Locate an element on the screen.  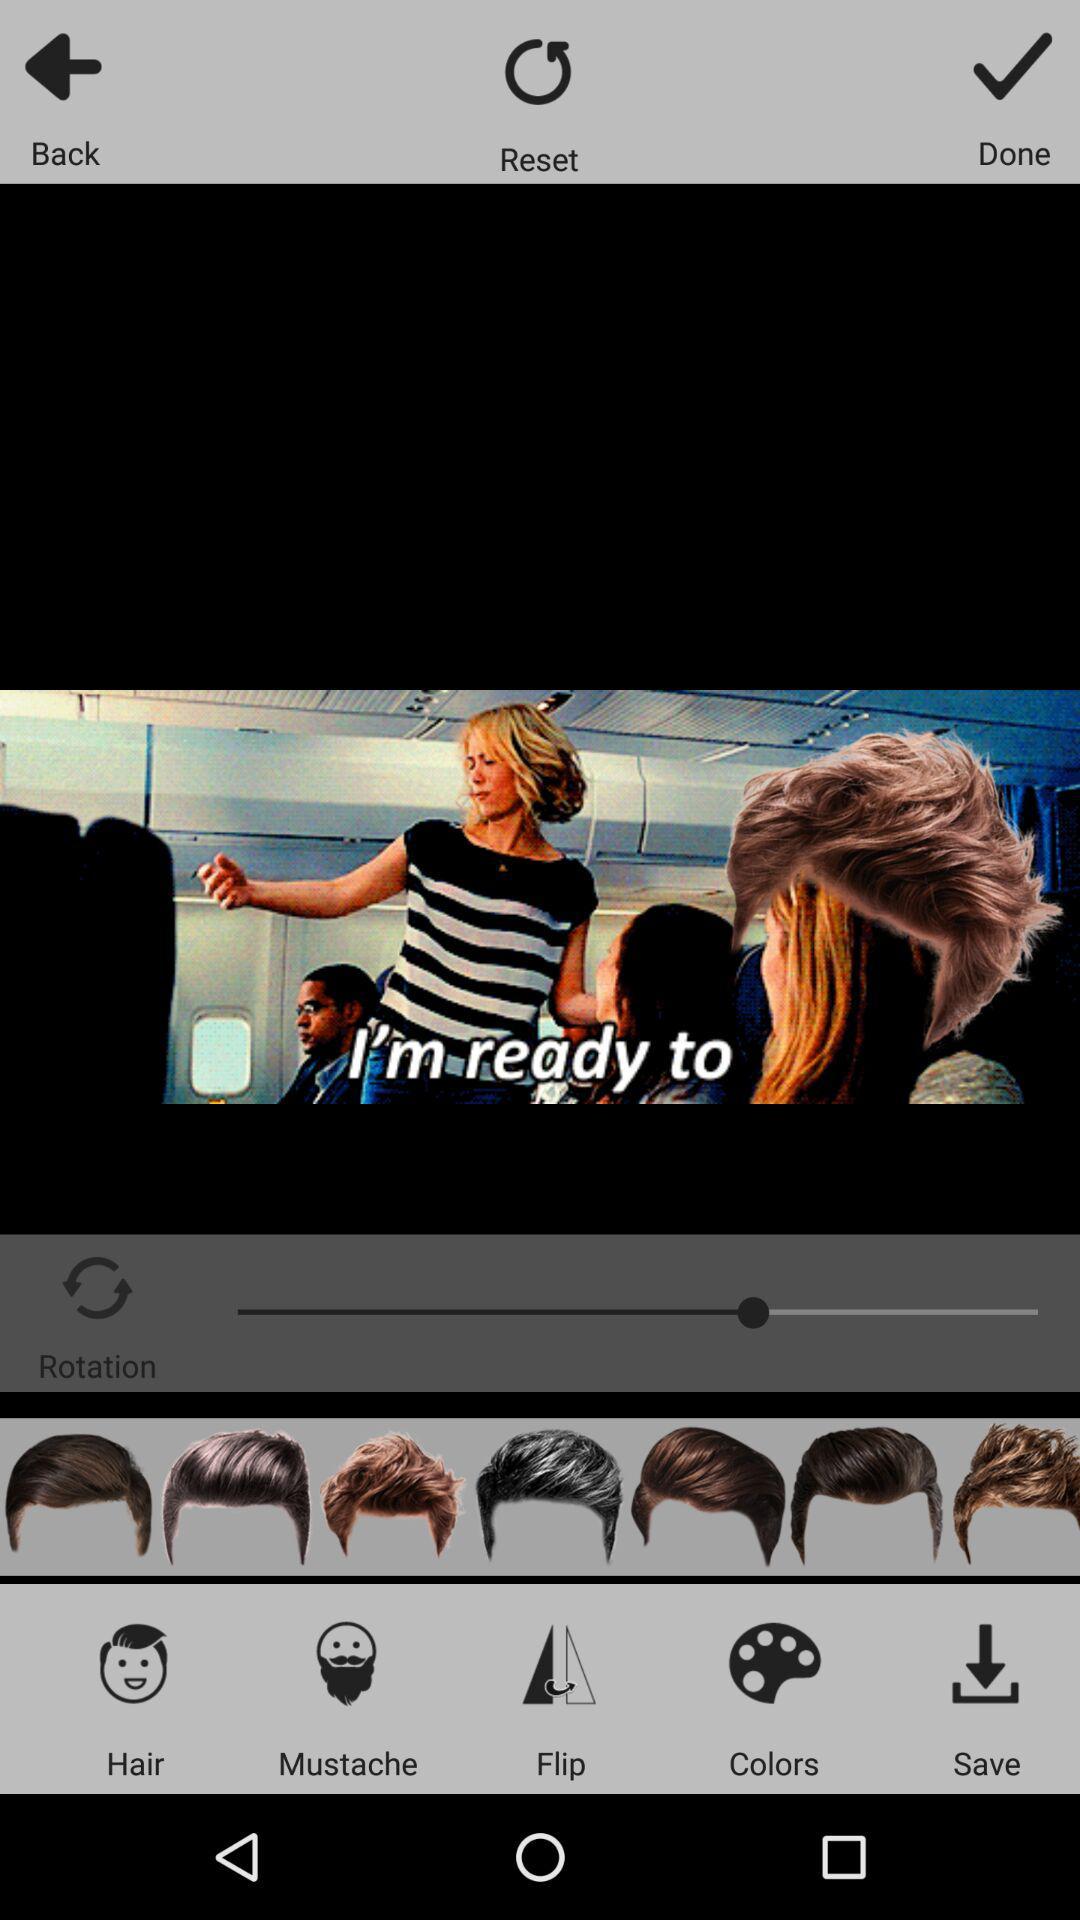
short brown is located at coordinates (77, 1497).